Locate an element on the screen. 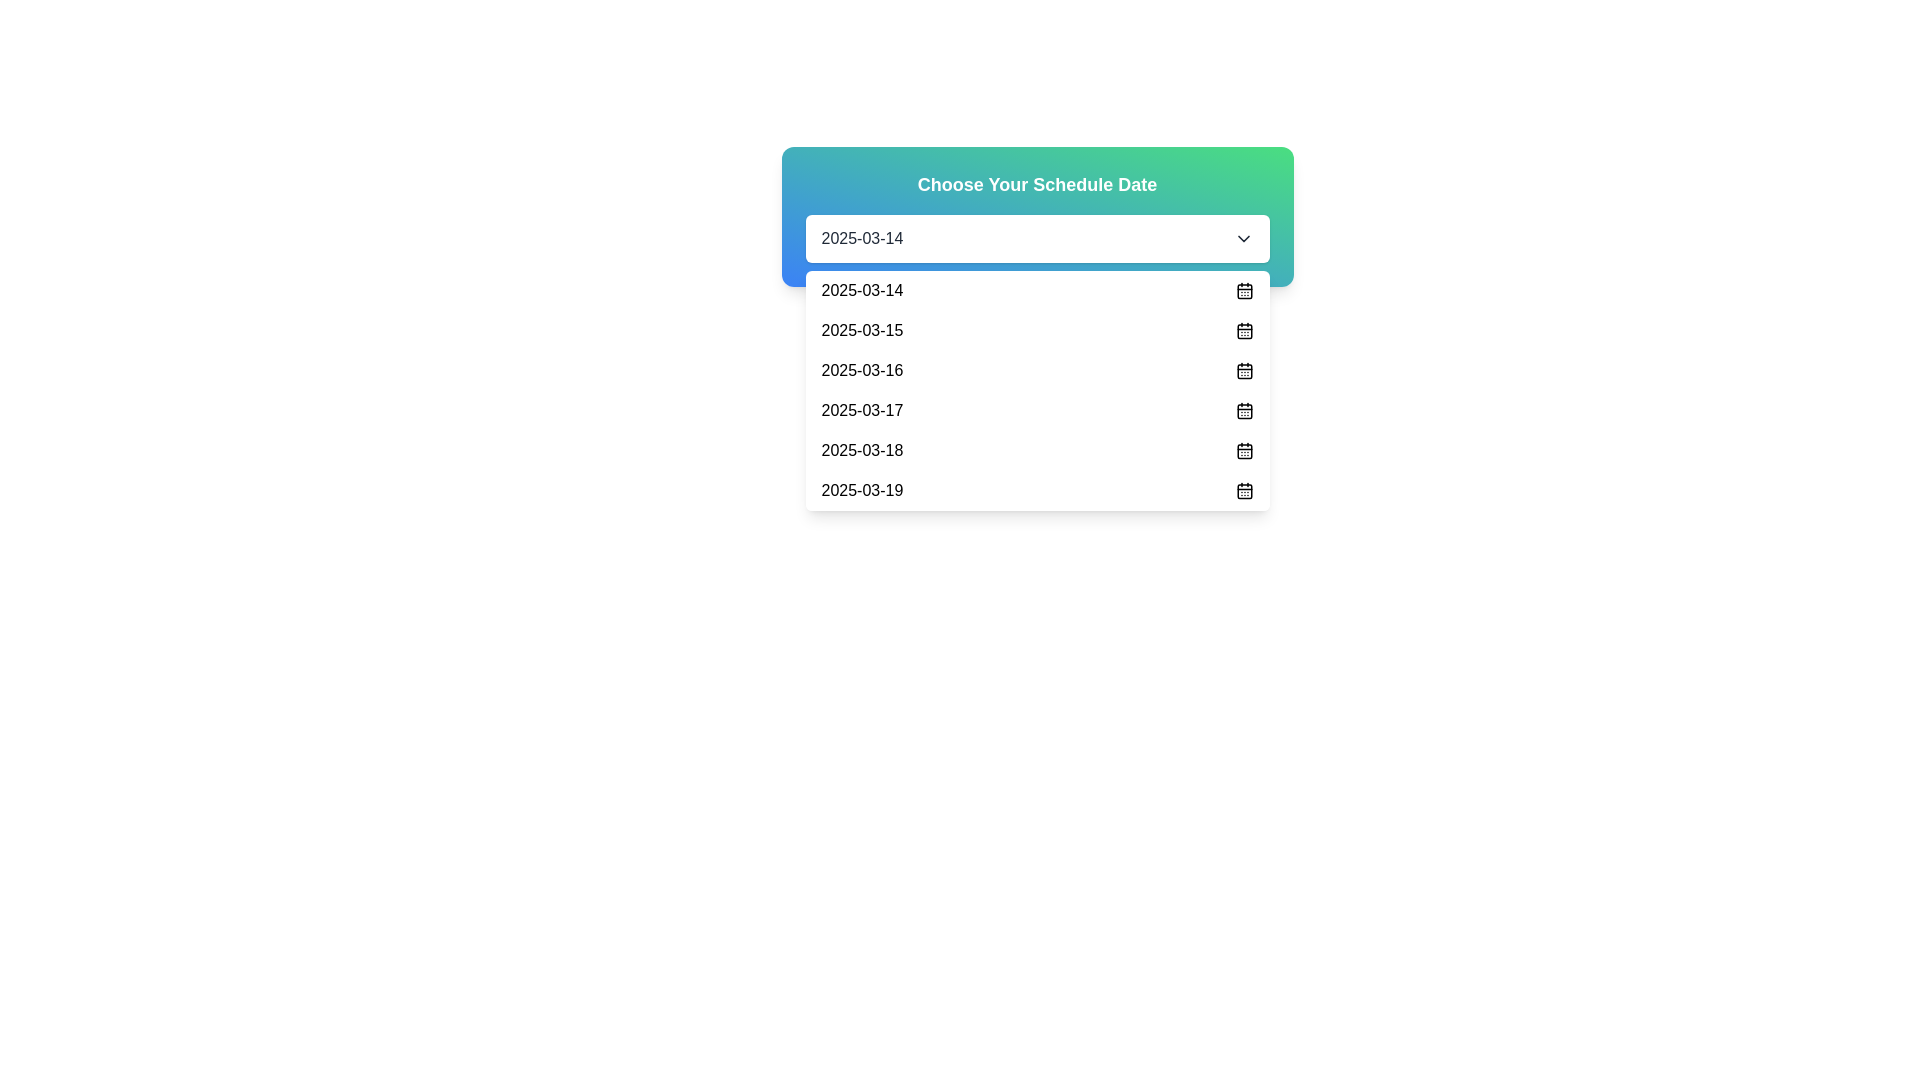 Image resolution: width=1920 pixels, height=1080 pixels. the sixth item in the dropdown menu is located at coordinates (1037, 490).